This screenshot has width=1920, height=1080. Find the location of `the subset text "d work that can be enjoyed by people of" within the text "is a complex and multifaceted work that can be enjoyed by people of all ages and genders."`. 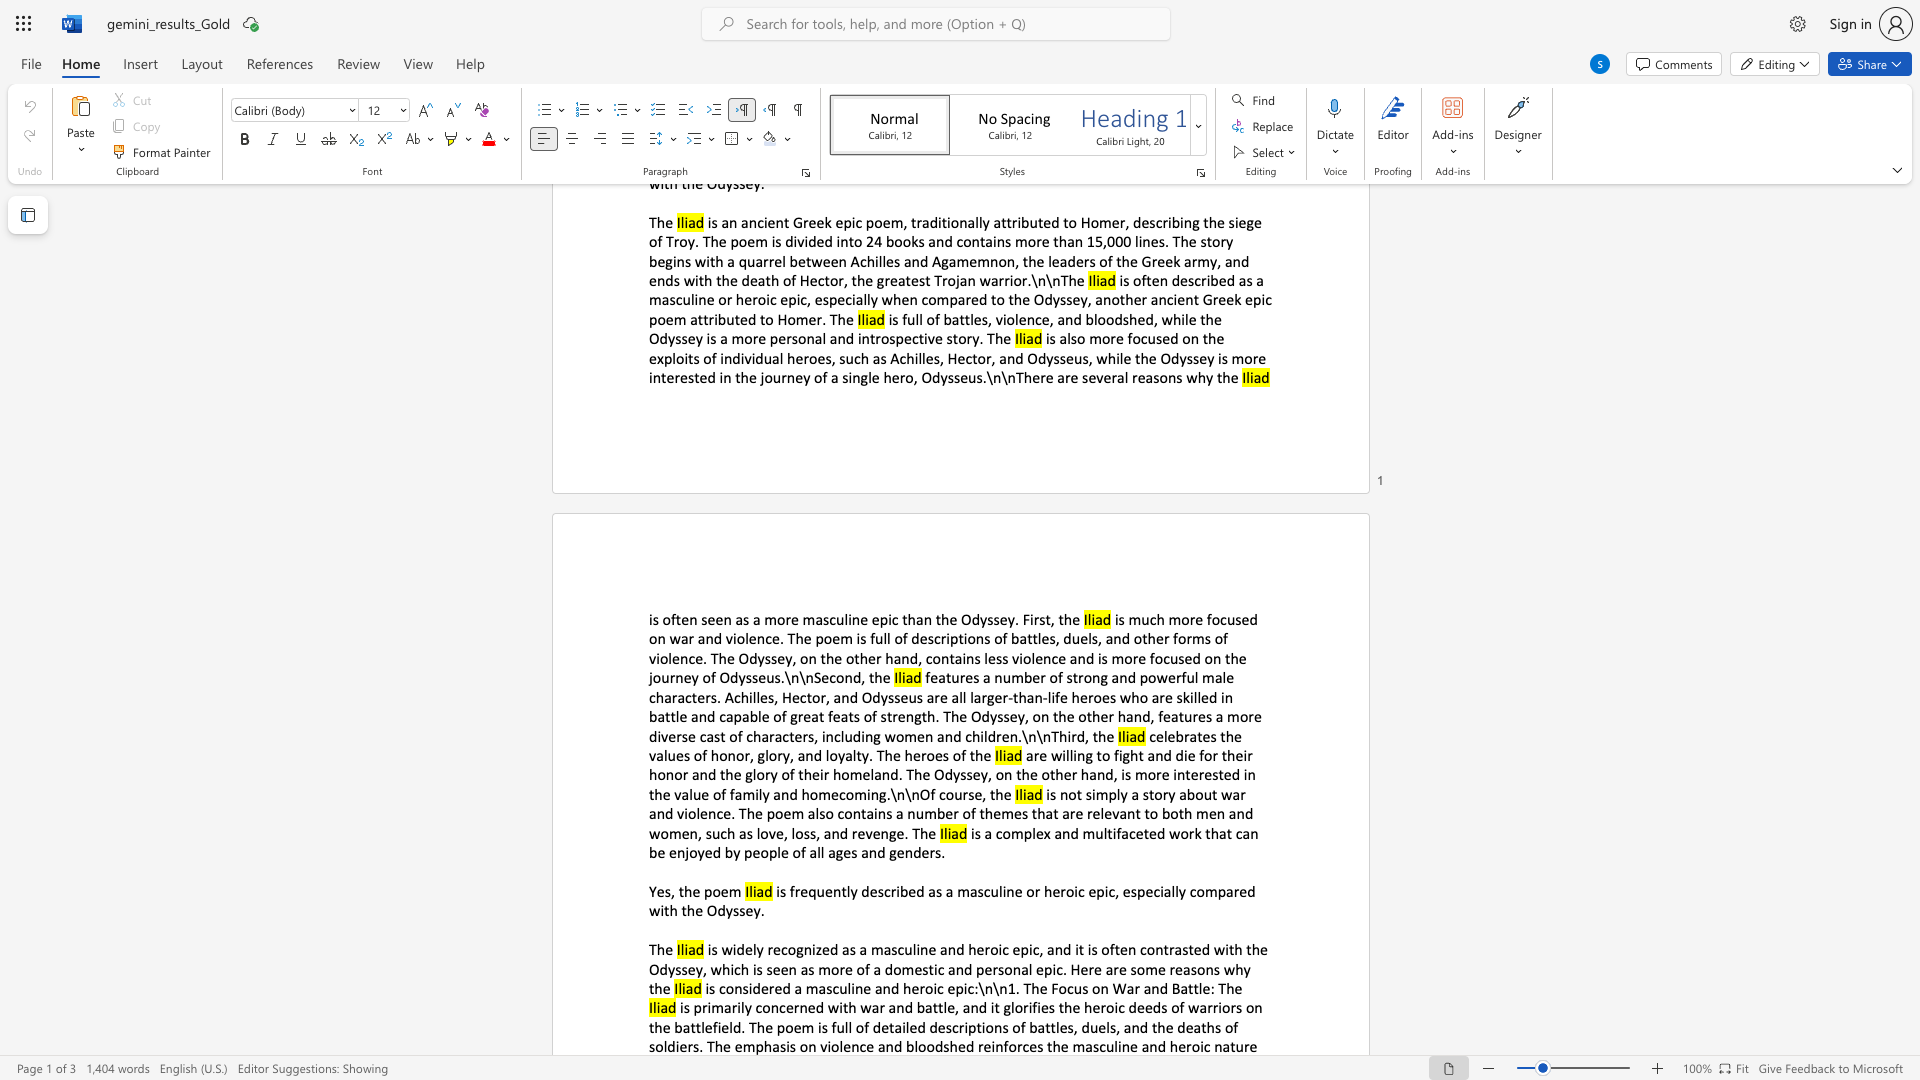

the subset text "d work that can be enjoyed by people of" within the text "is a complex and multifaceted work that can be enjoyed by people of all ages and genders." is located at coordinates (1156, 833).